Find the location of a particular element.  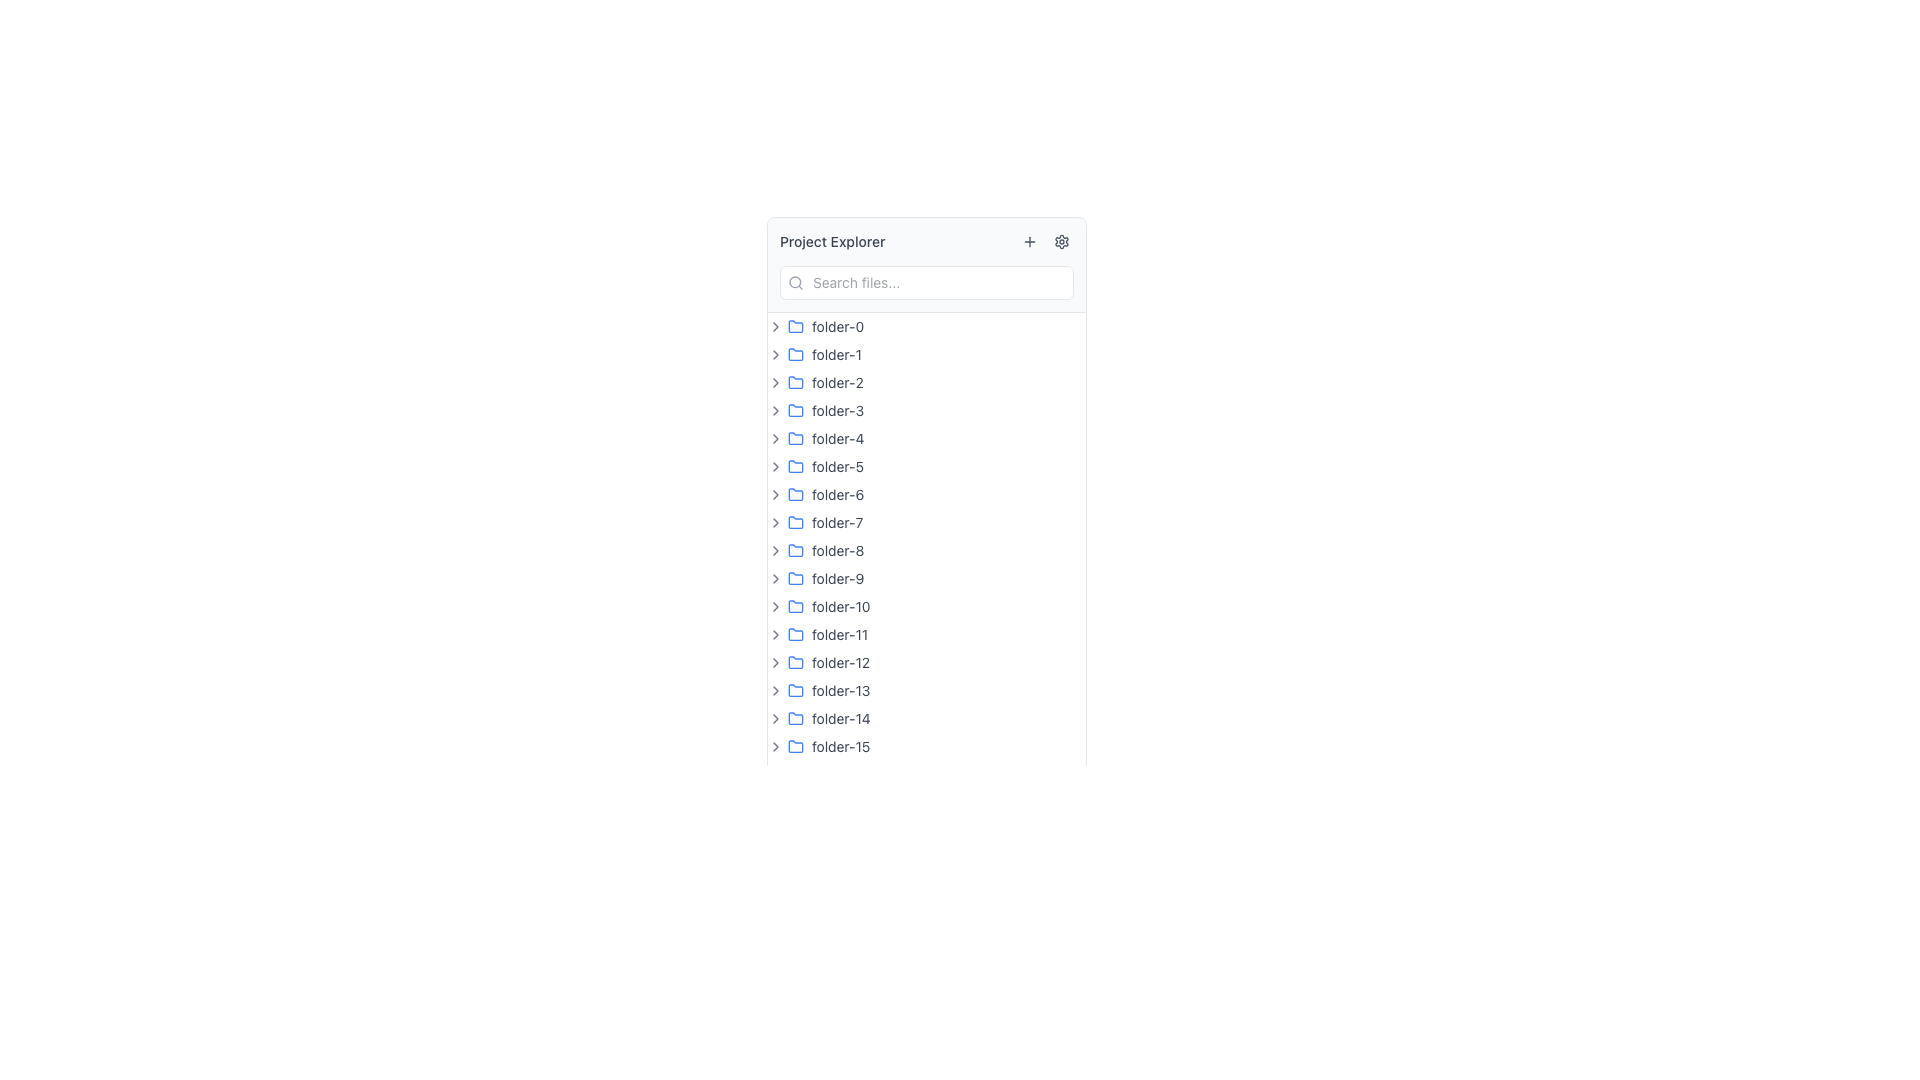

the folder icon element located in the 'Project Explorer' section, which visually represents the folder entity labeled 'folder-4' is located at coordinates (795, 437).